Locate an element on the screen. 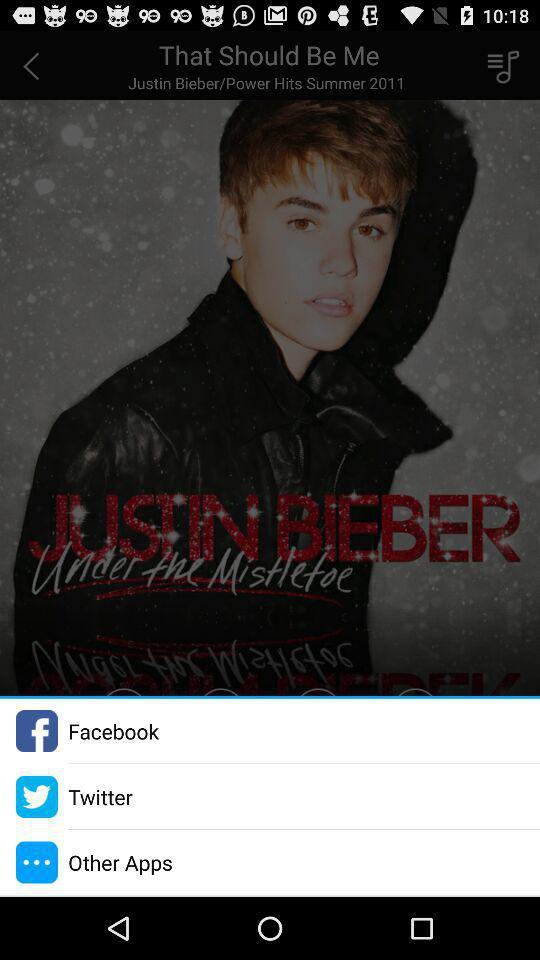 The image size is (540, 960). the facebook icon is located at coordinates (113, 730).